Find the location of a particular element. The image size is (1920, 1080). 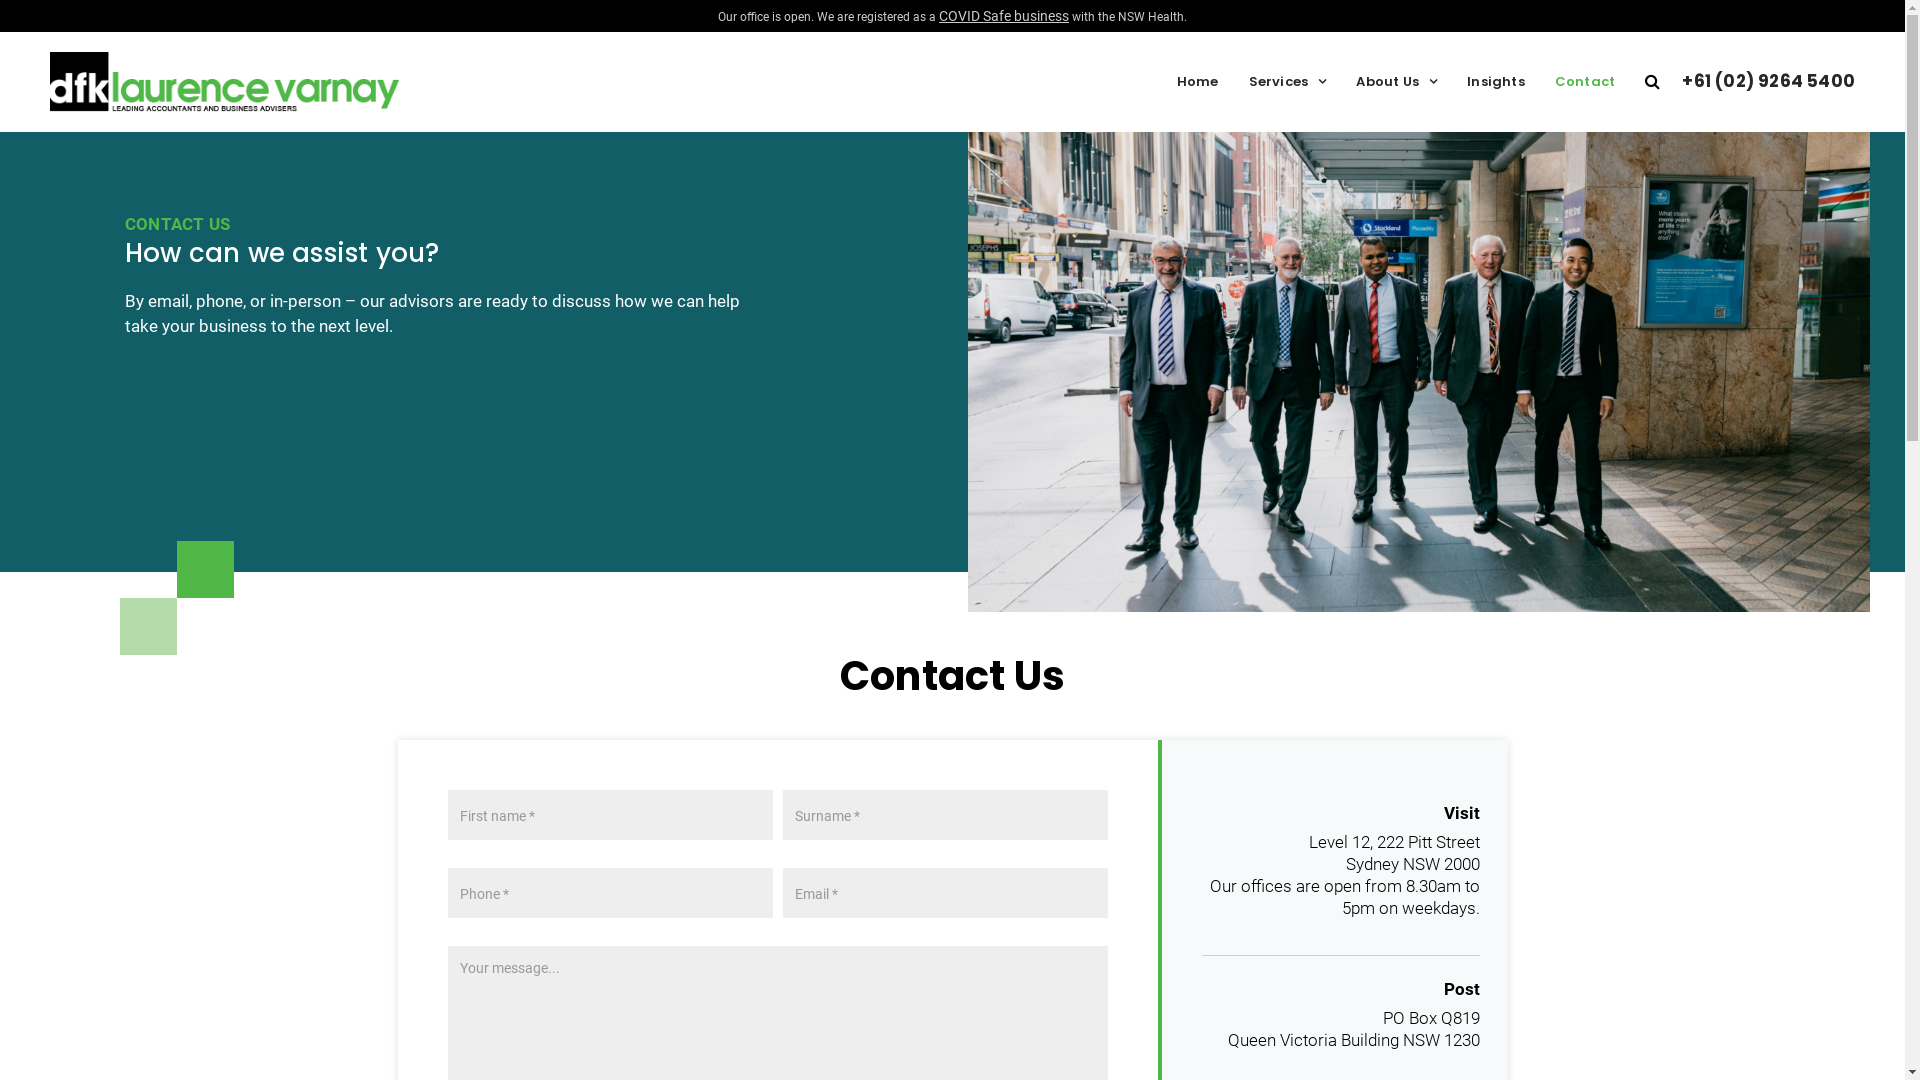

'COVID Safe business' is located at coordinates (1003, 15).